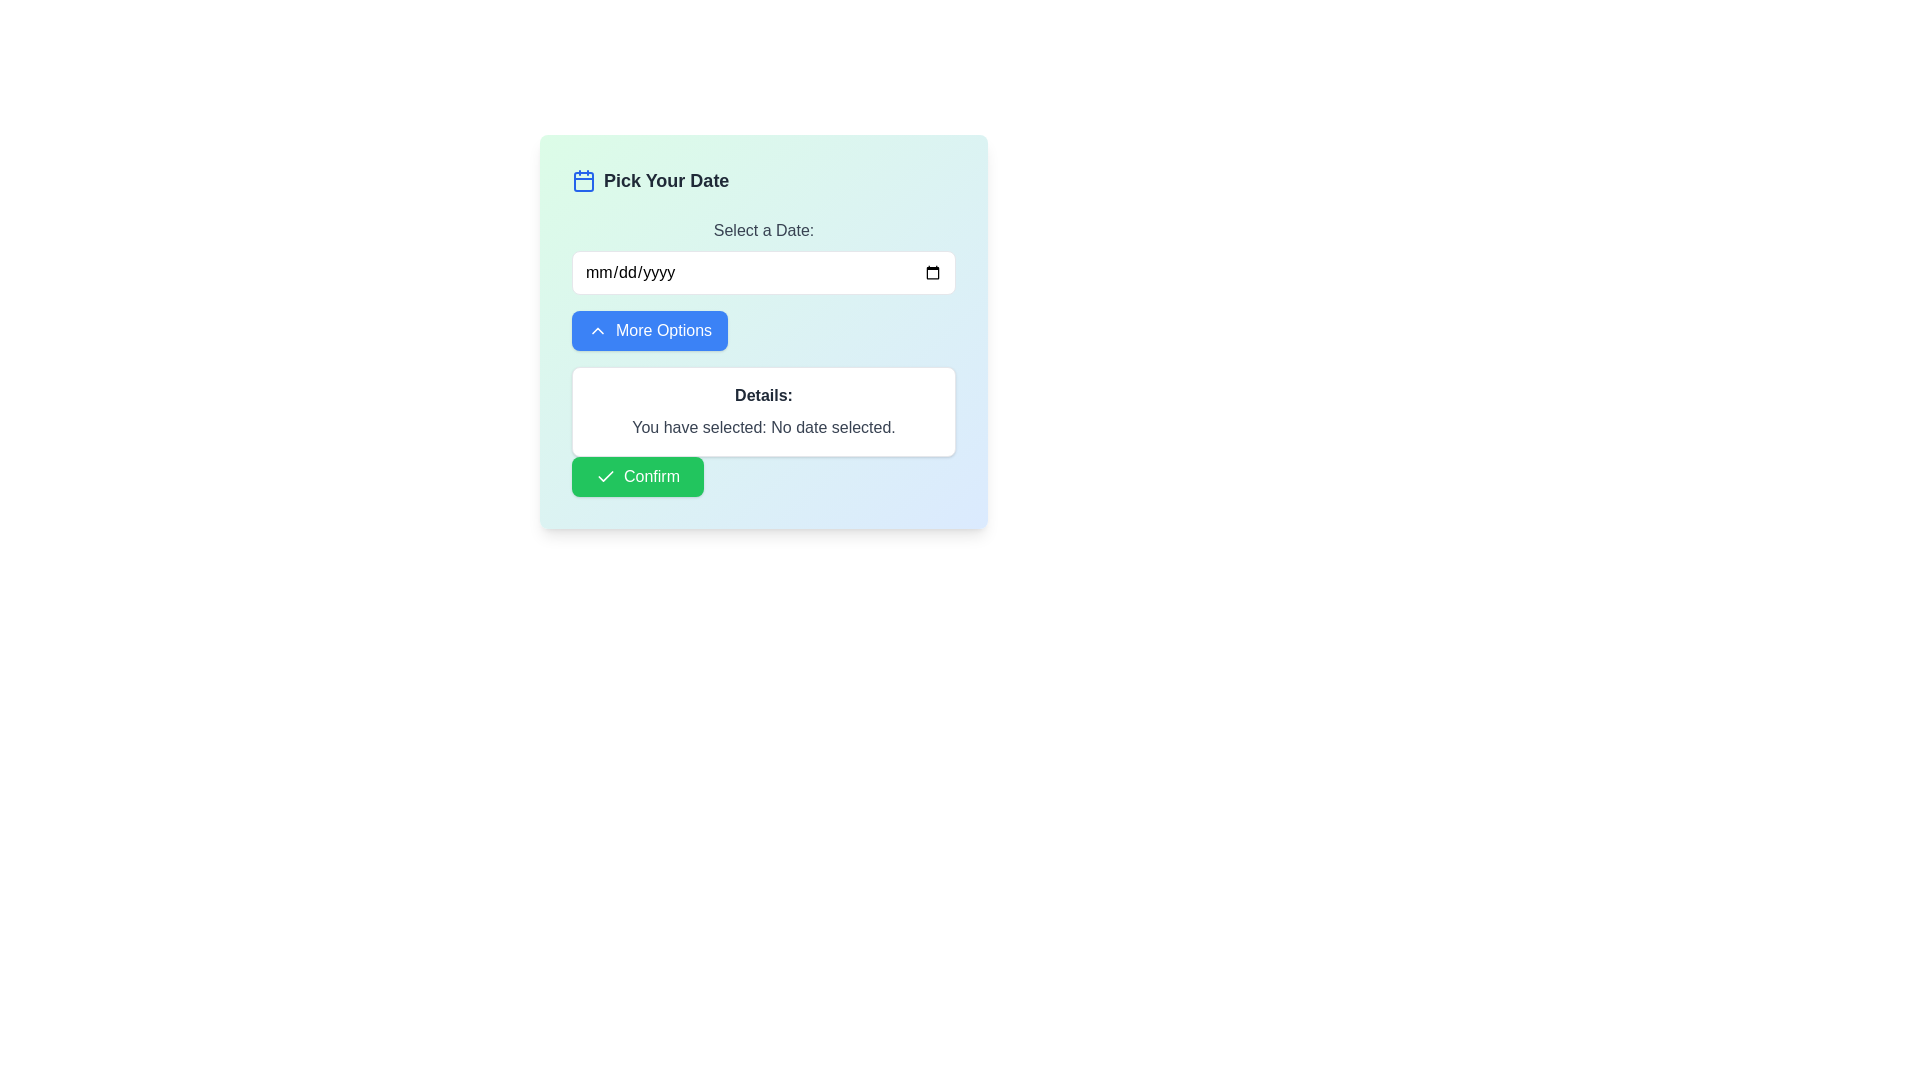 Image resolution: width=1920 pixels, height=1080 pixels. What do you see at coordinates (762, 411) in the screenshot?
I see `informational text block that displays feedback about the currently selected date, located beneath the 'More Options' button and above the green 'Confirm' button` at bounding box center [762, 411].